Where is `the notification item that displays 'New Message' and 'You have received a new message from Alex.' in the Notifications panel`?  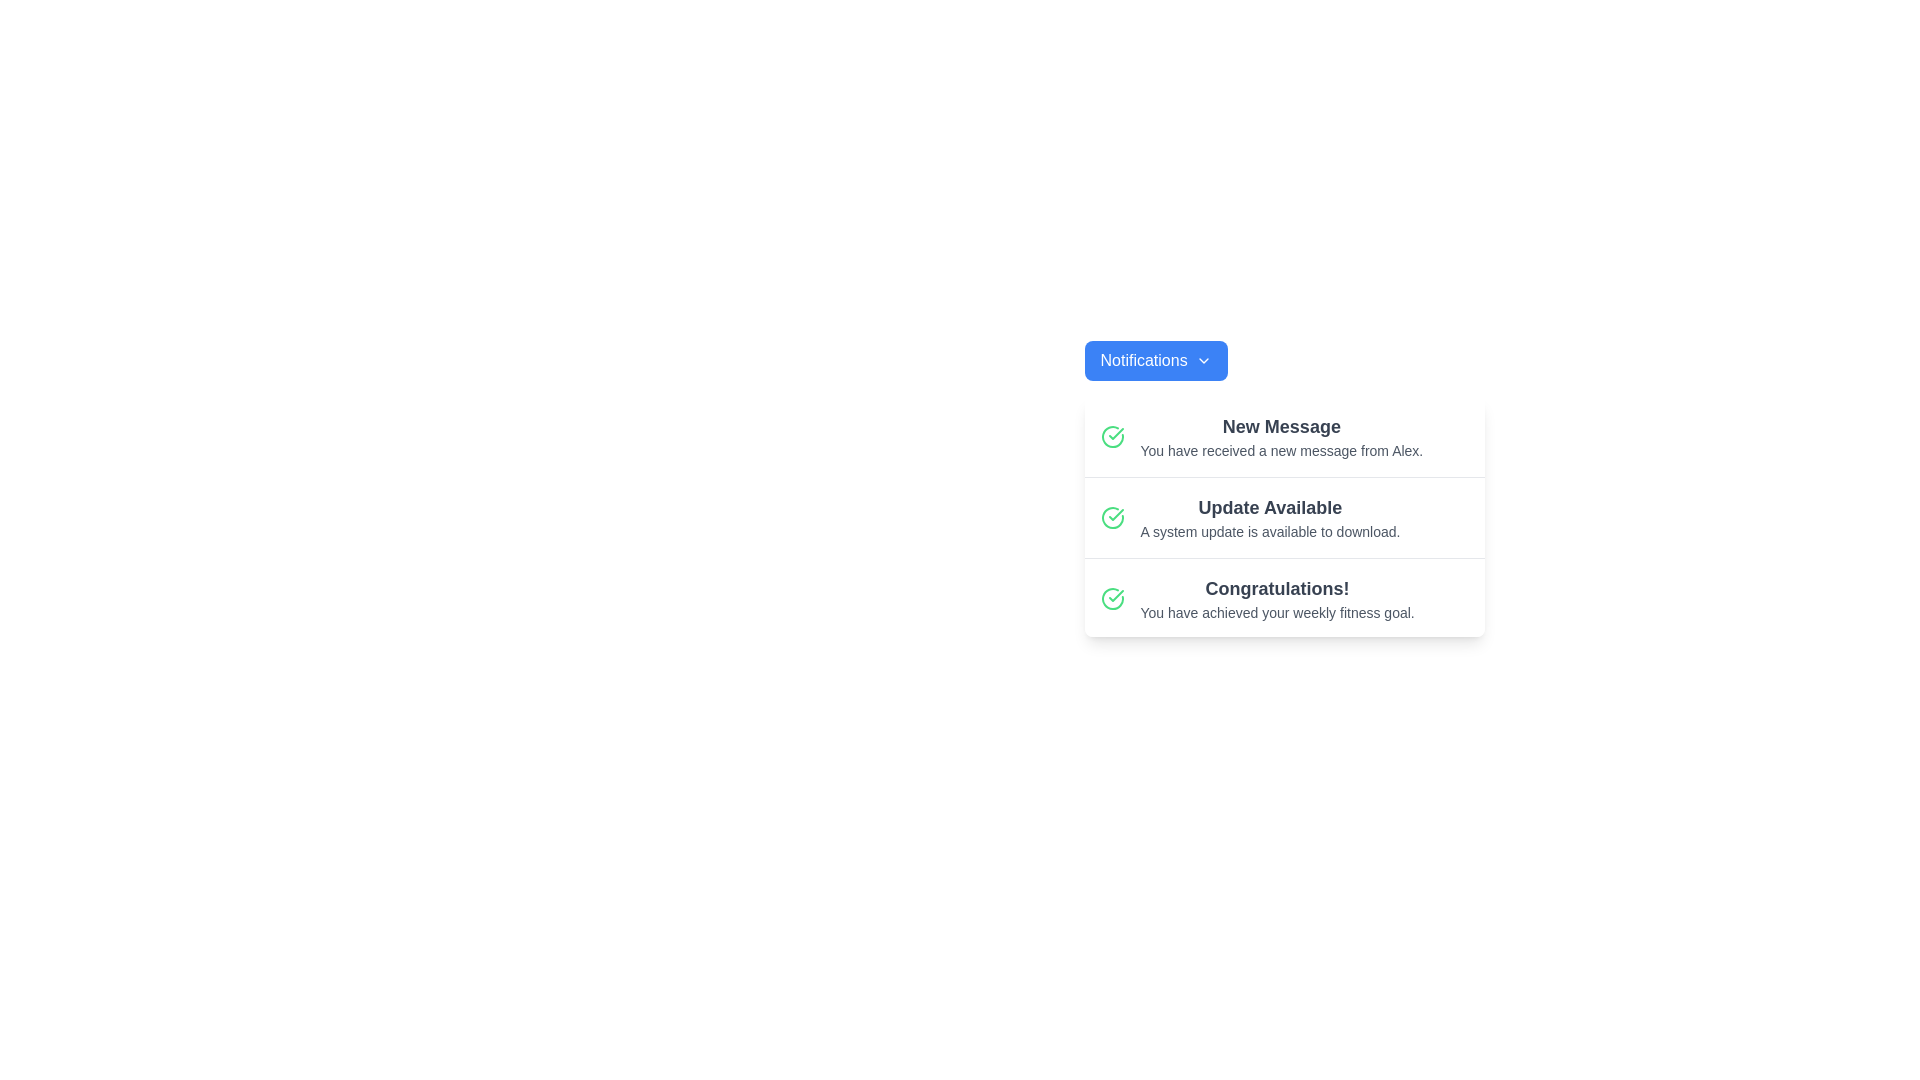 the notification item that displays 'New Message' and 'You have received a new message from Alex.' in the Notifications panel is located at coordinates (1281, 435).